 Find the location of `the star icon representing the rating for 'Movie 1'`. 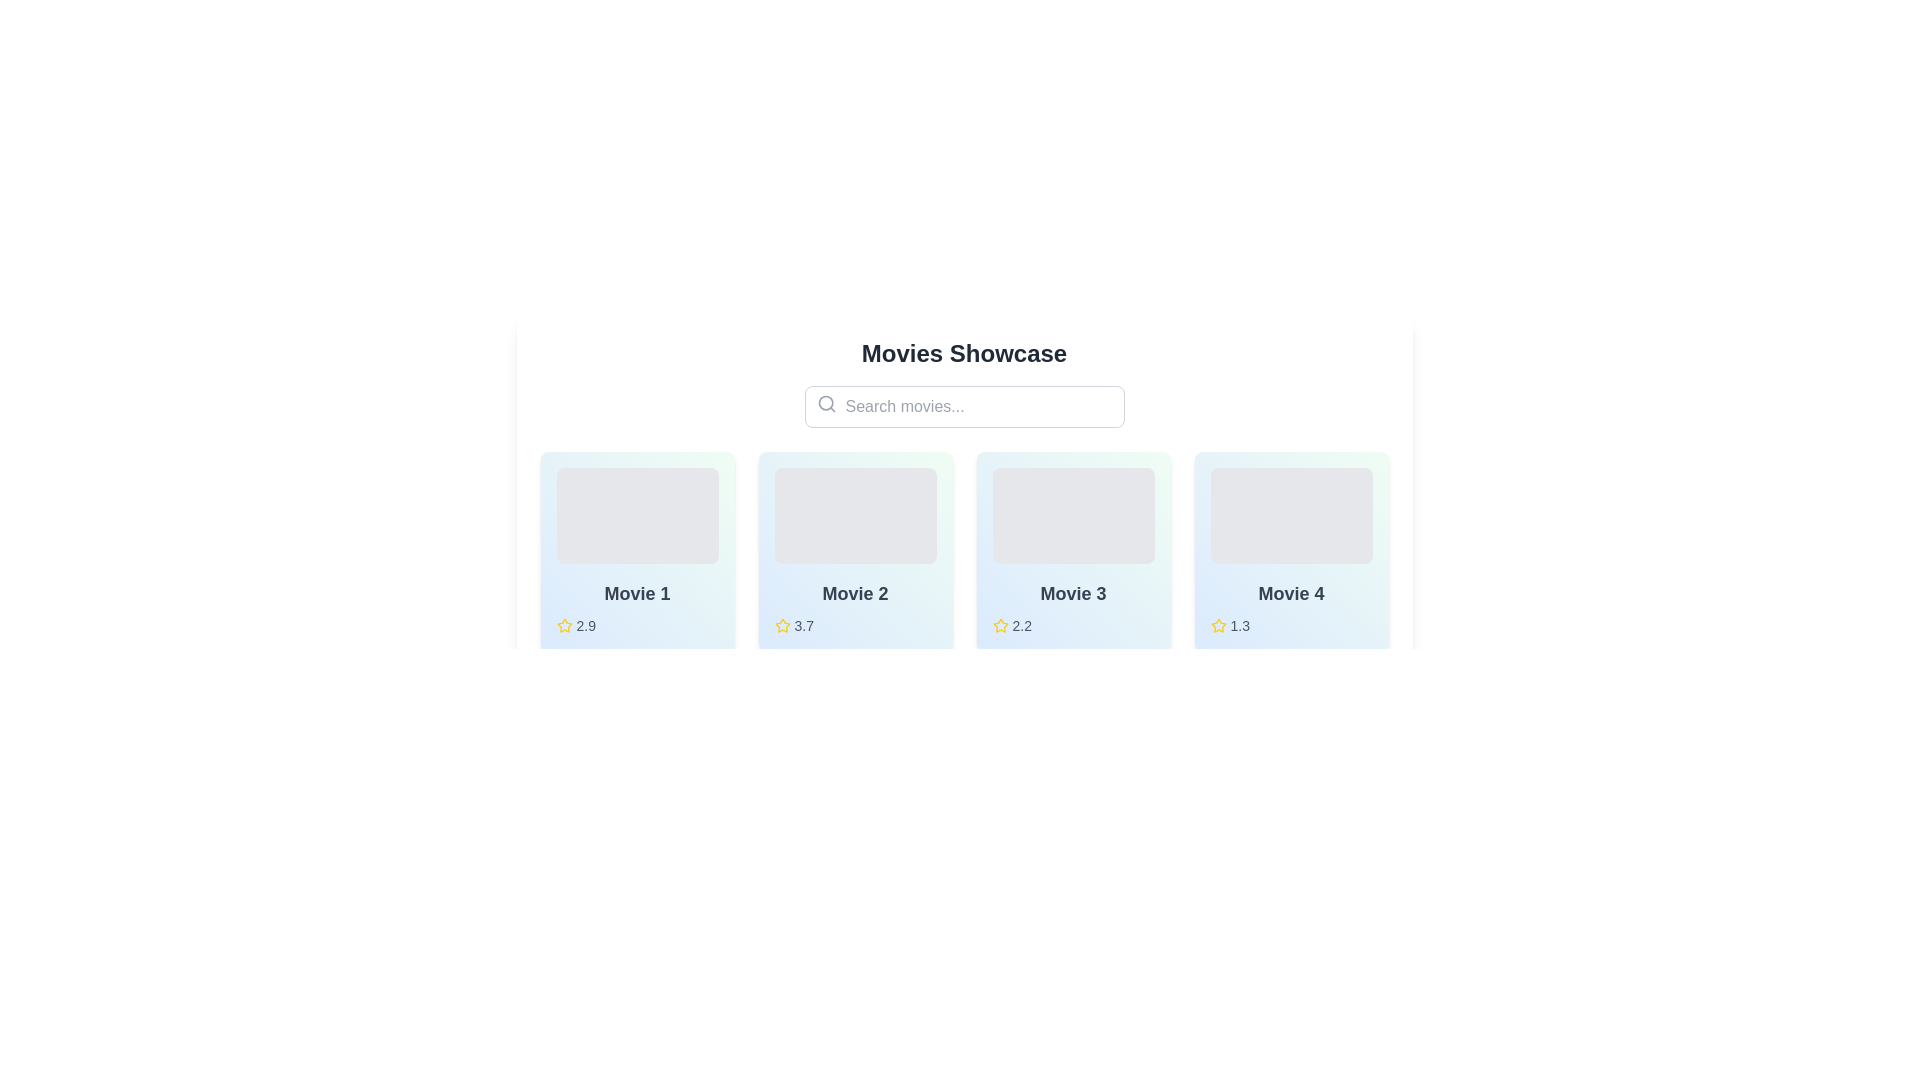

the star icon representing the rating for 'Movie 1' is located at coordinates (563, 624).